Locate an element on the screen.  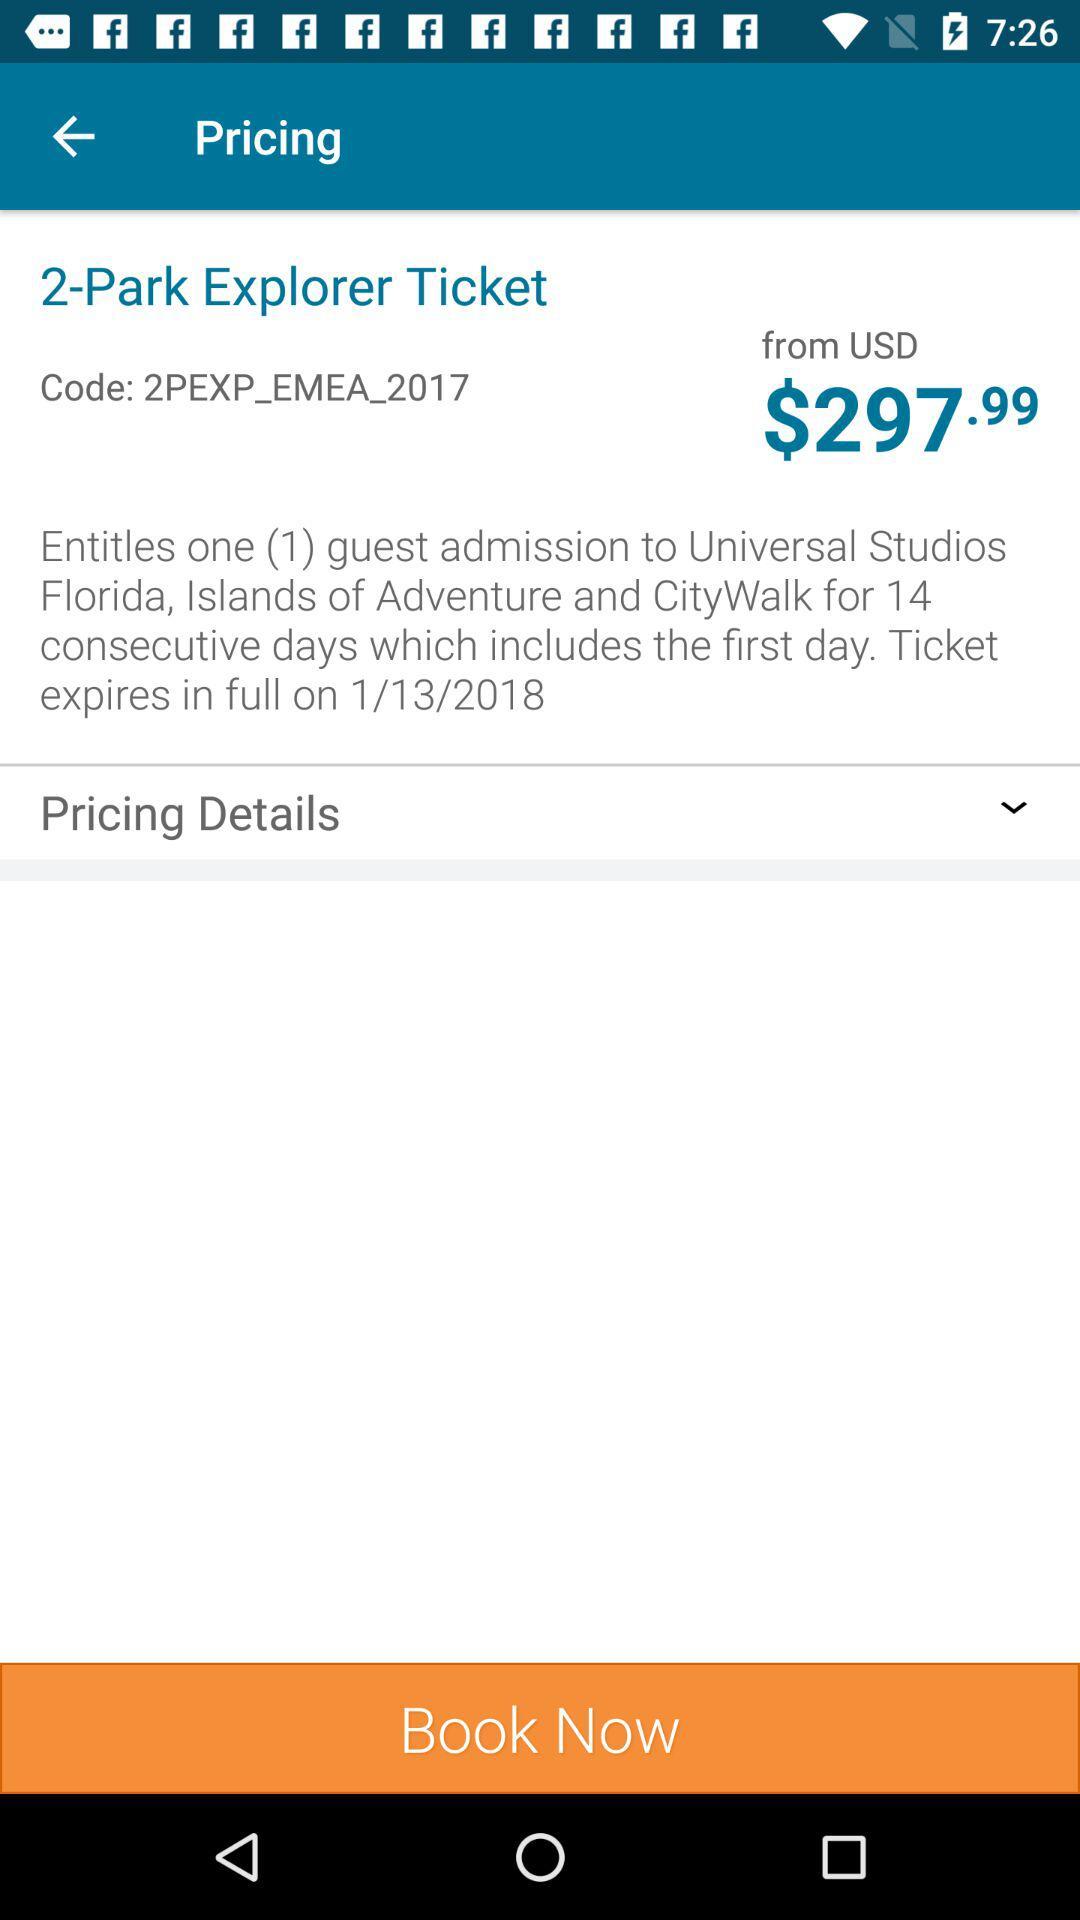
the entitles one 1 at the top is located at coordinates (540, 617).